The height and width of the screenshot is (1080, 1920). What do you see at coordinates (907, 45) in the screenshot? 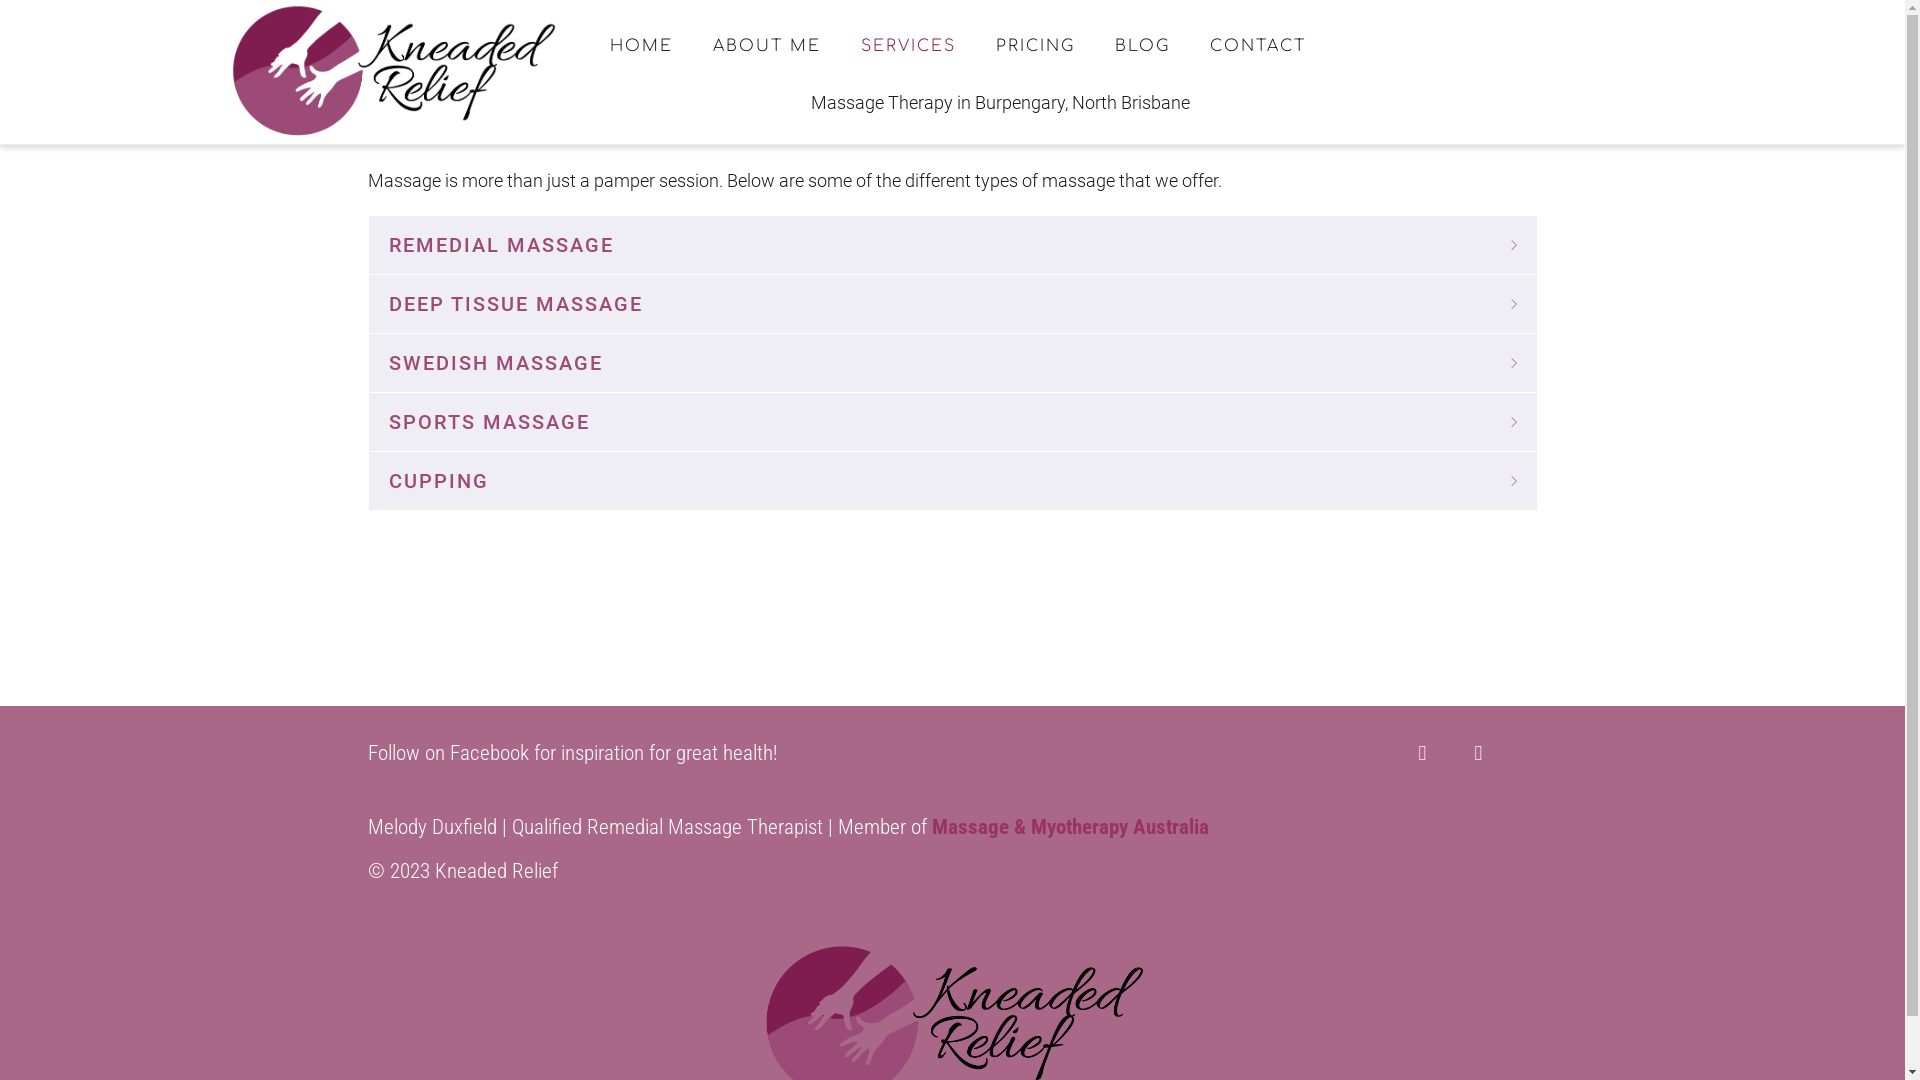
I see `'SERVICES'` at bounding box center [907, 45].